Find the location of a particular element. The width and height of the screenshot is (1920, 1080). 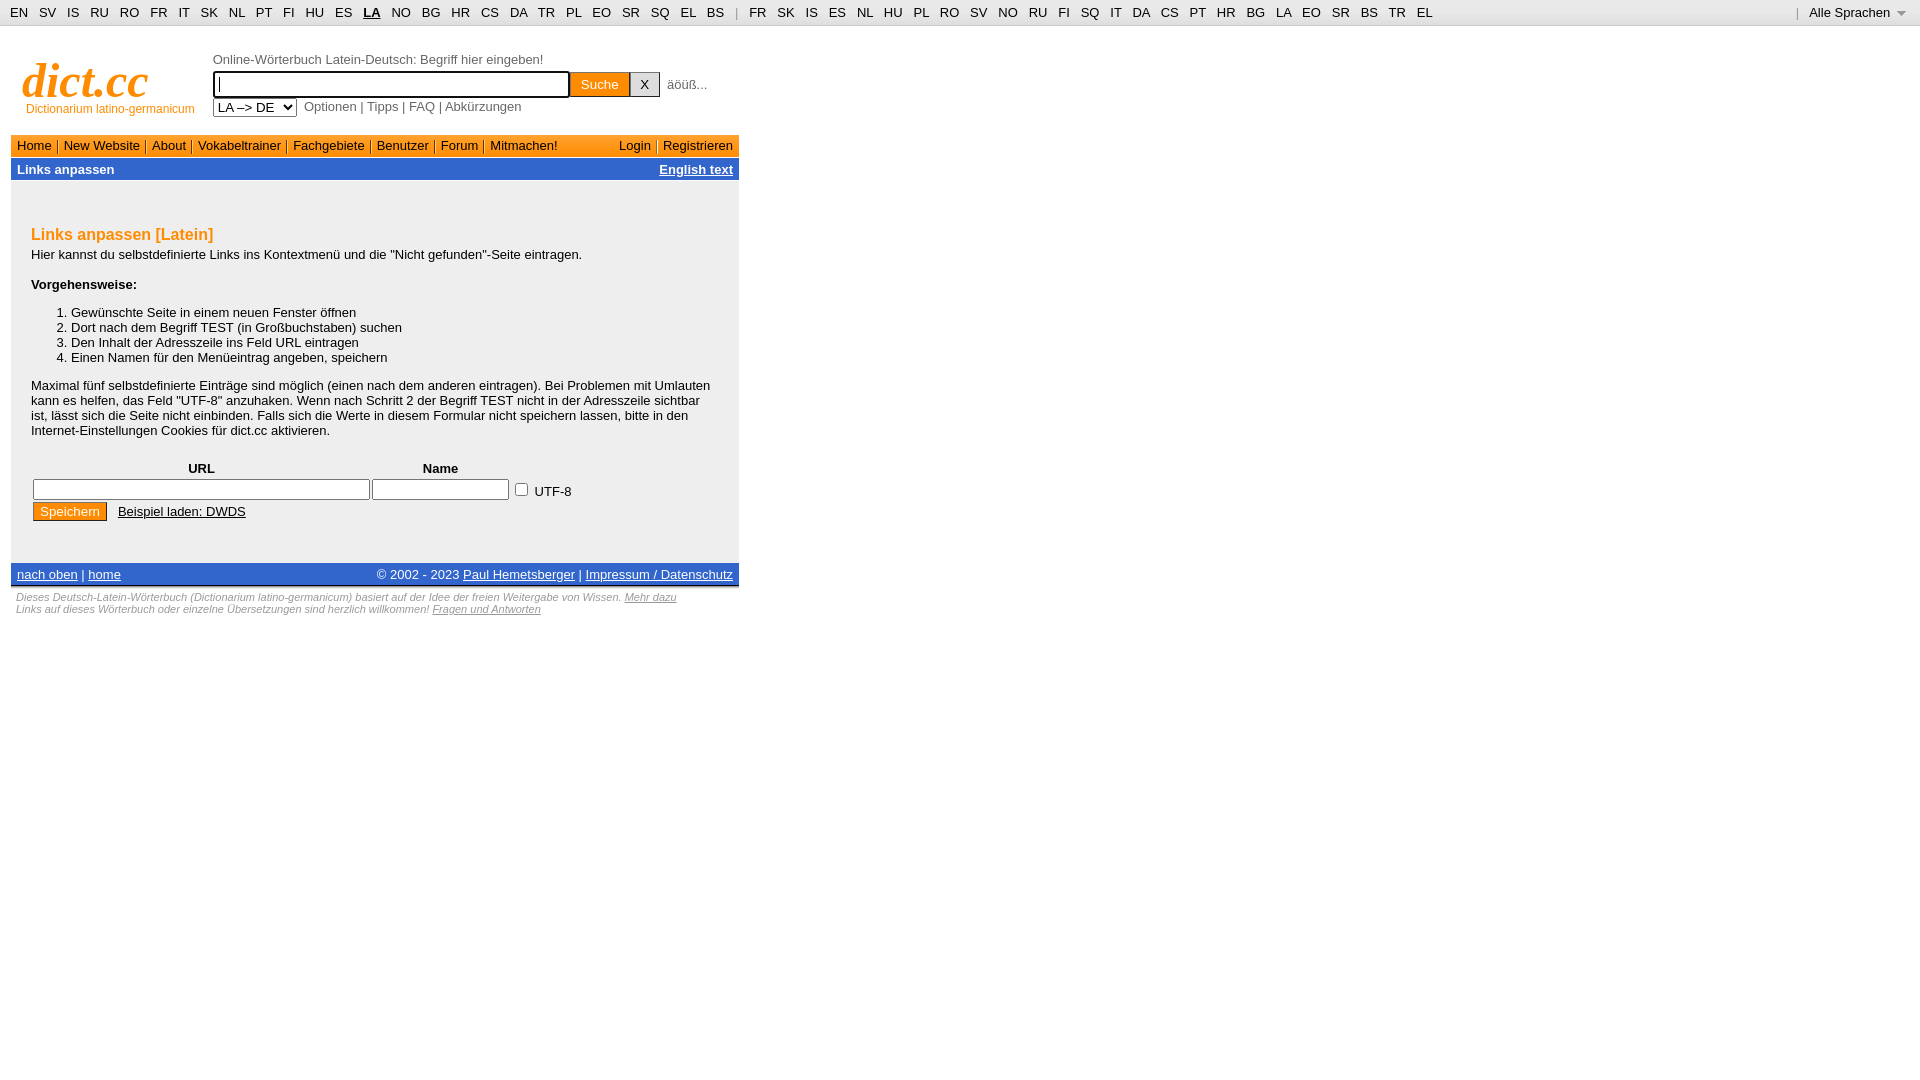

'EL' is located at coordinates (680, 12).